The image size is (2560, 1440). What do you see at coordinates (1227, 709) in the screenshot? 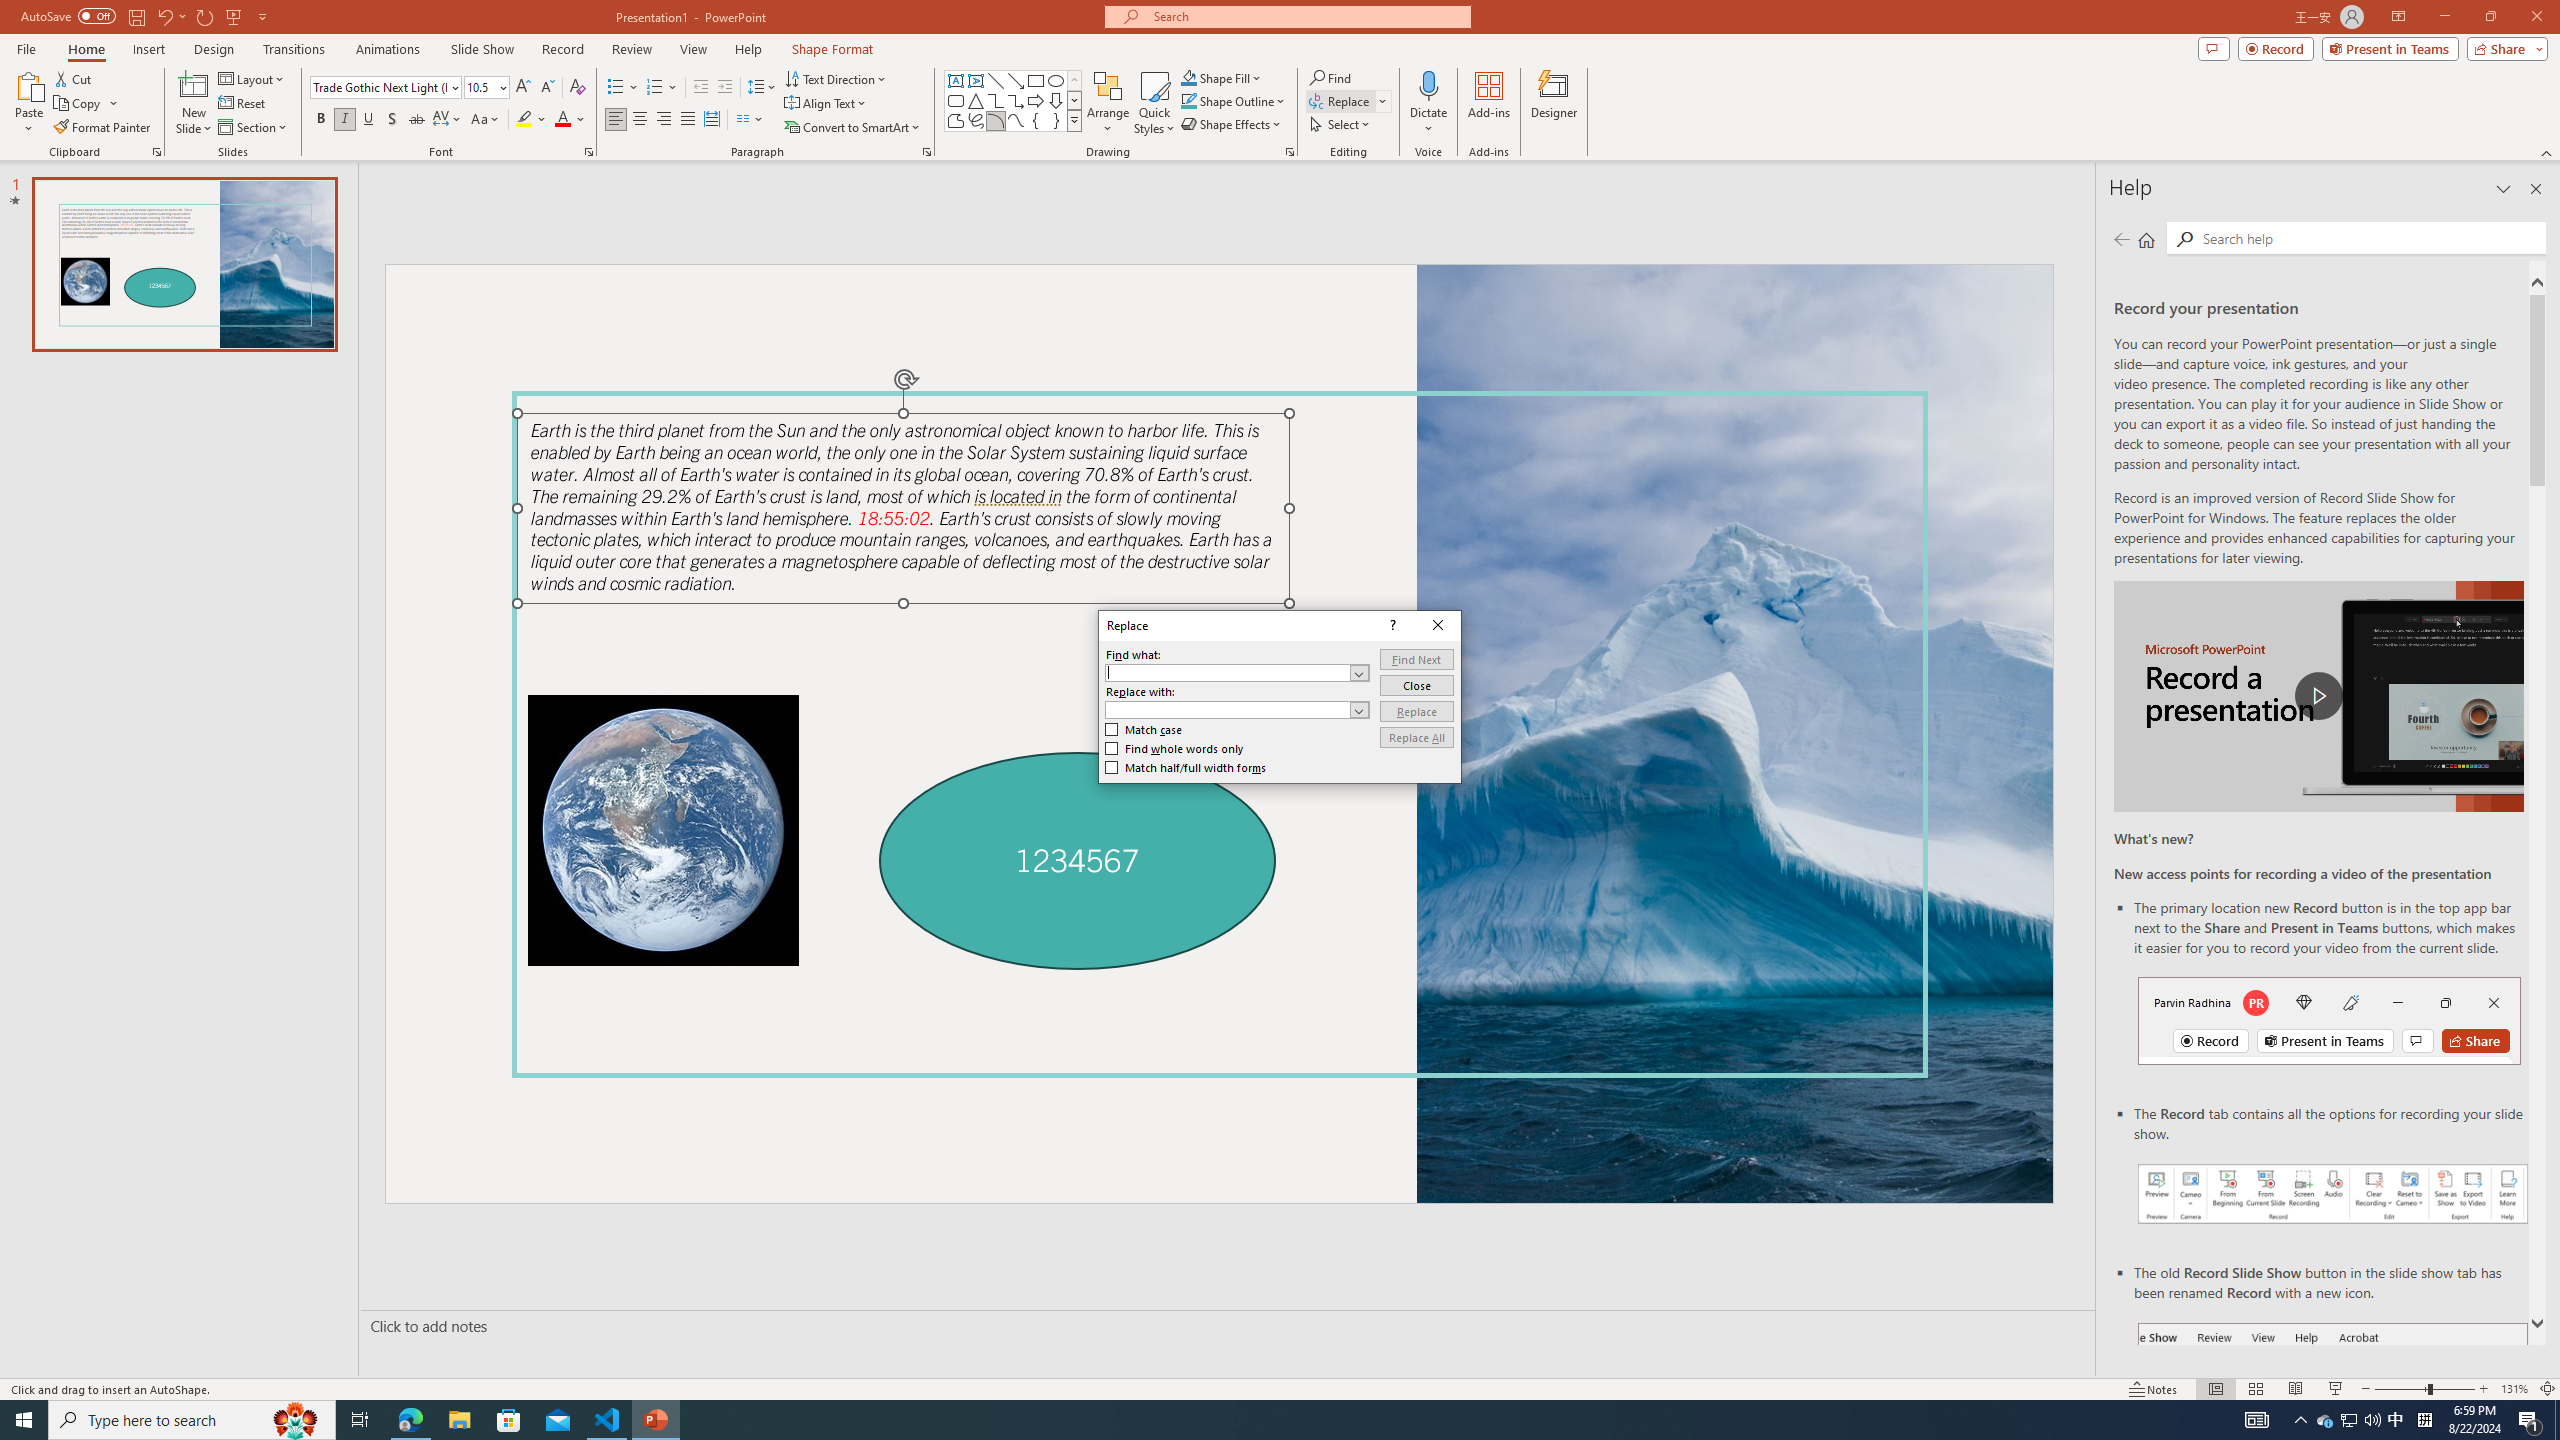
I see `'Replace with'` at bounding box center [1227, 709].